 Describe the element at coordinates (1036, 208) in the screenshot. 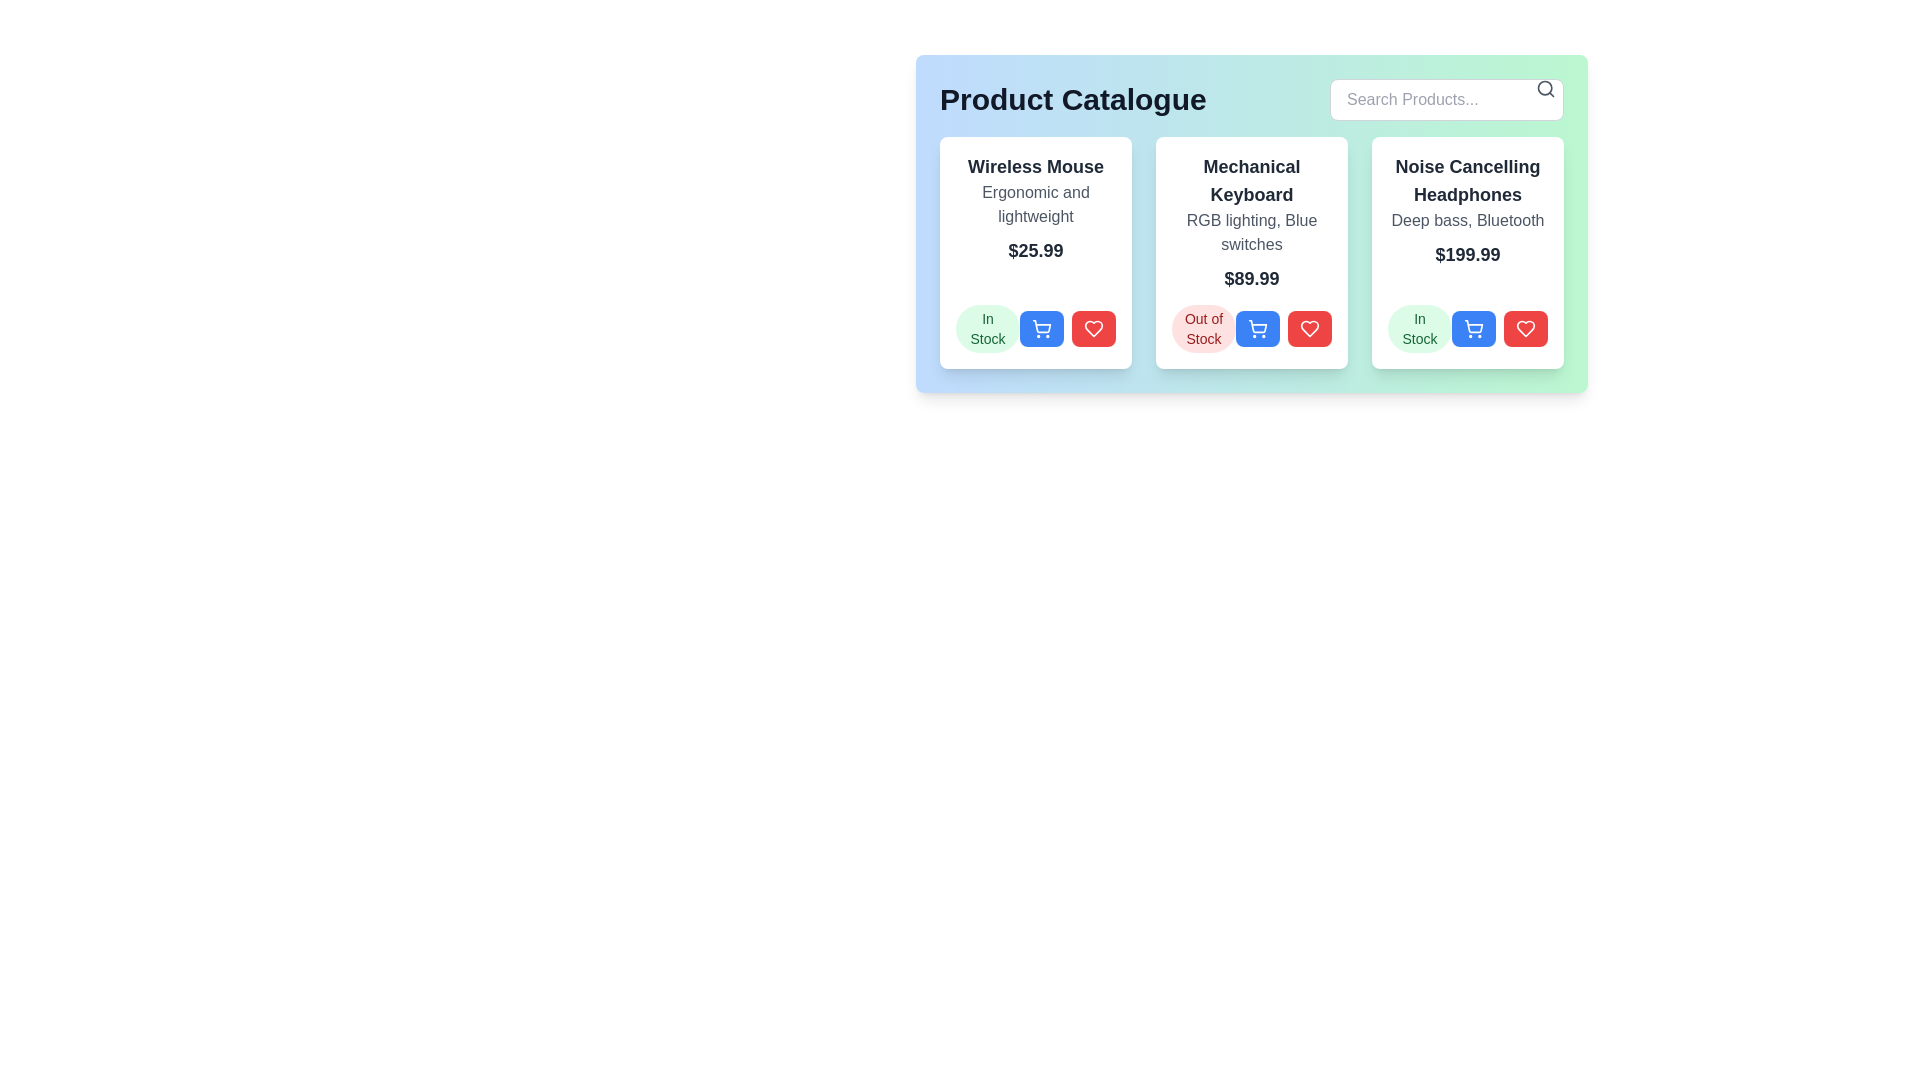

I see `the Information display block located in the first card of the grid under 'Product Catalogue', positioned above the 'In Stock' badge and control buttons` at that location.